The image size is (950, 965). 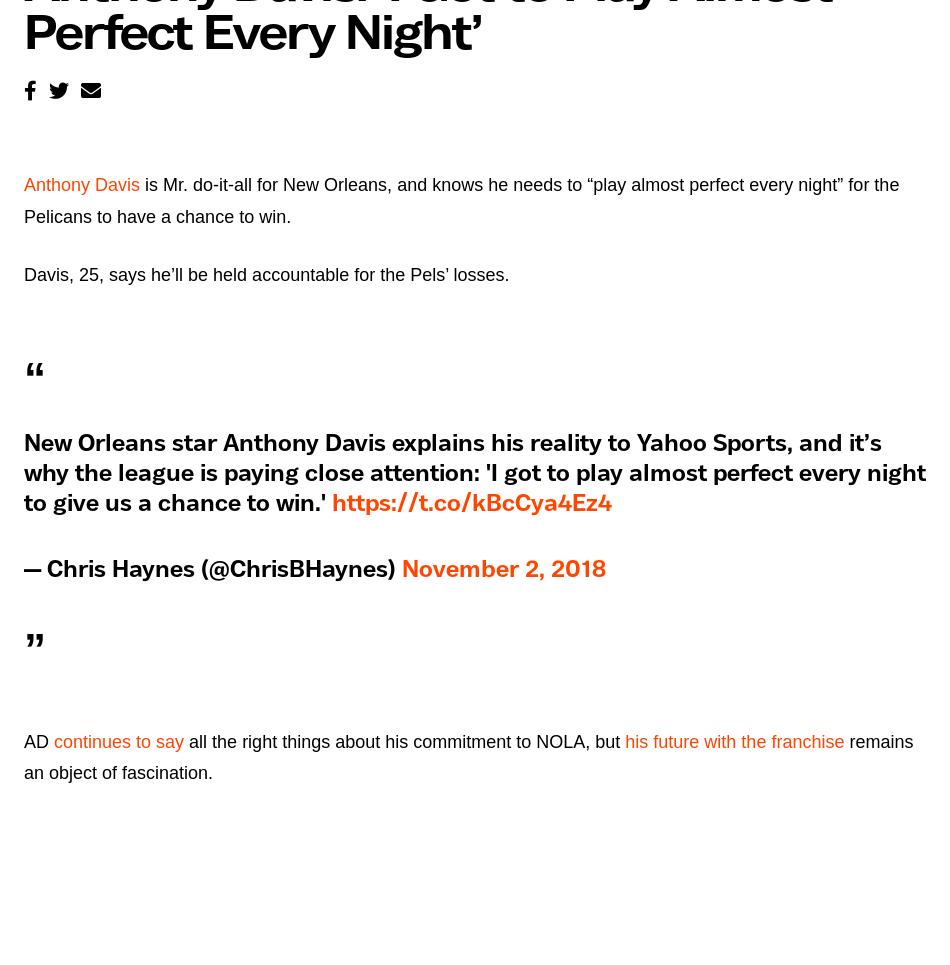 What do you see at coordinates (53, 741) in the screenshot?
I see `'continues to say'` at bounding box center [53, 741].